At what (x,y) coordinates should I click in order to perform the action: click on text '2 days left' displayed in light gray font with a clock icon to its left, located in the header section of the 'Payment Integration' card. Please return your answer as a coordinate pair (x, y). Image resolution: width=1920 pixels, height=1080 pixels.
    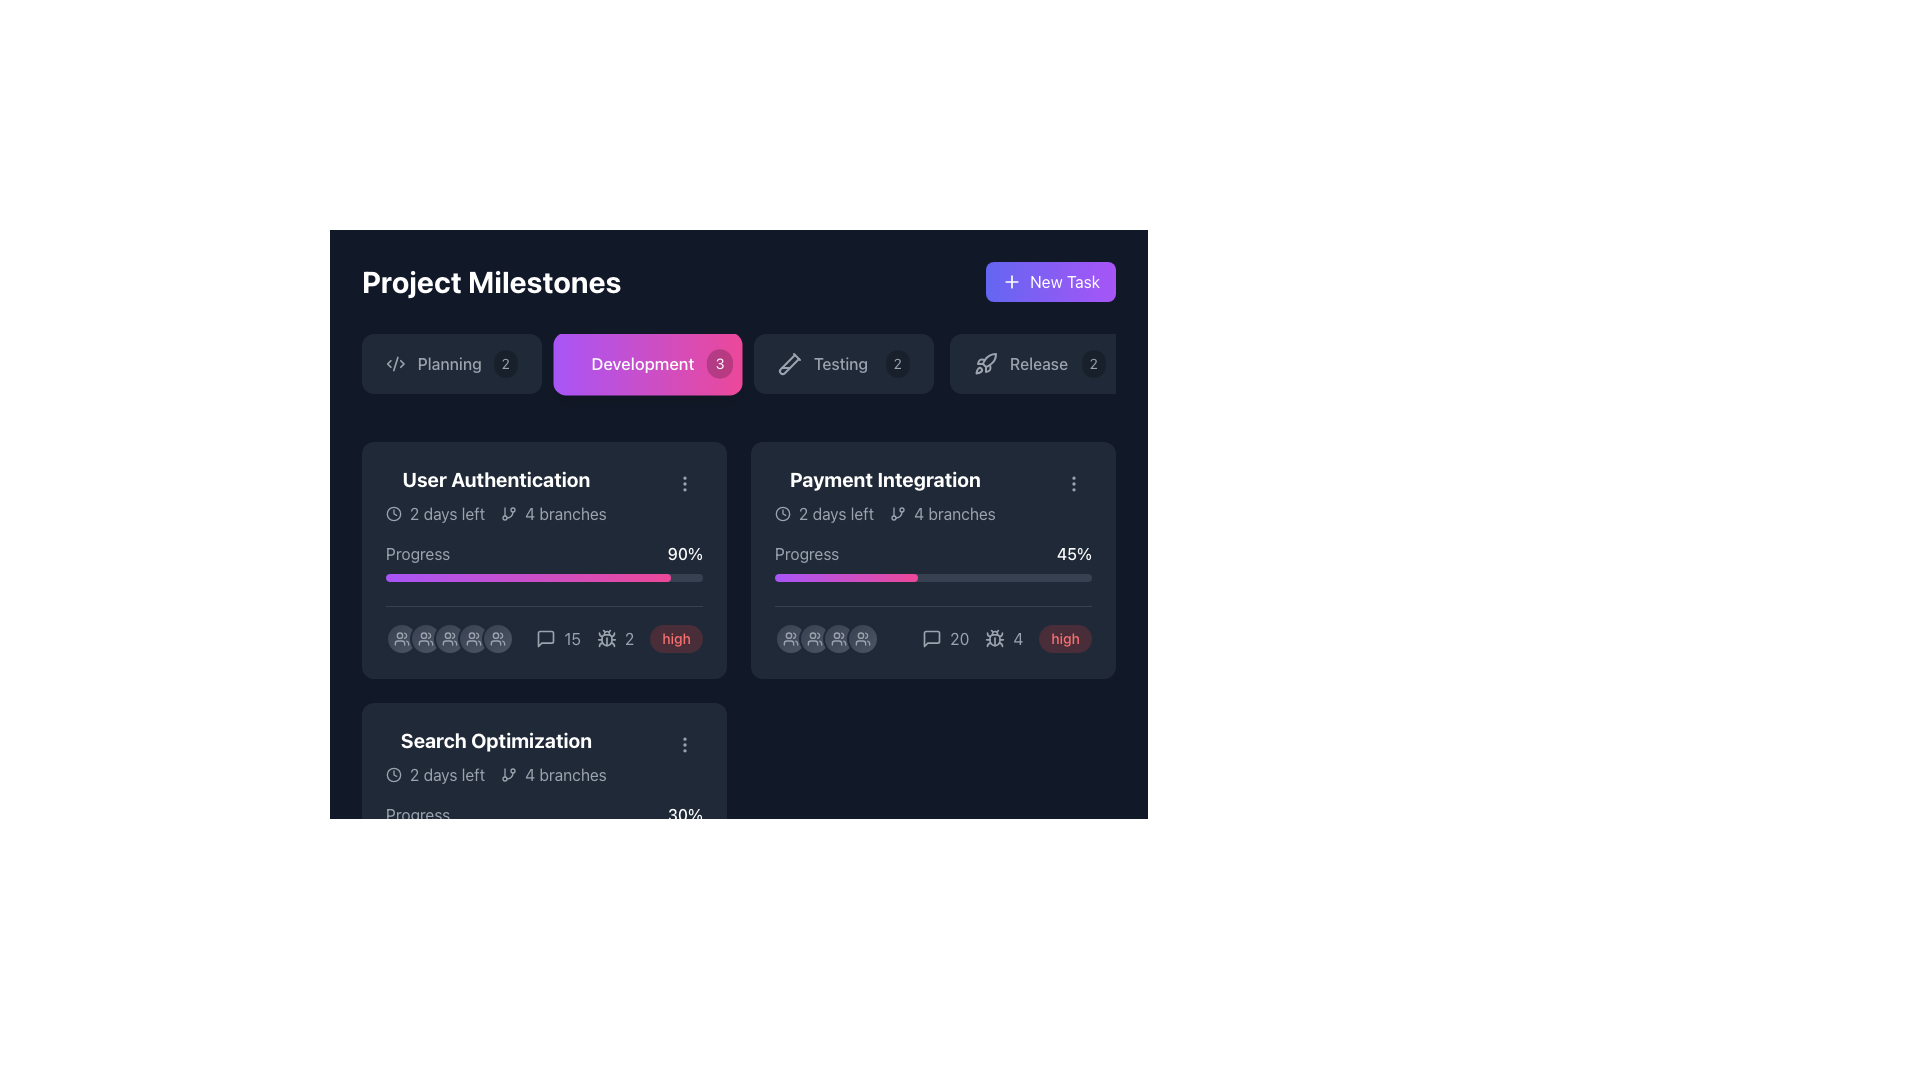
    Looking at the image, I should click on (824, 512).